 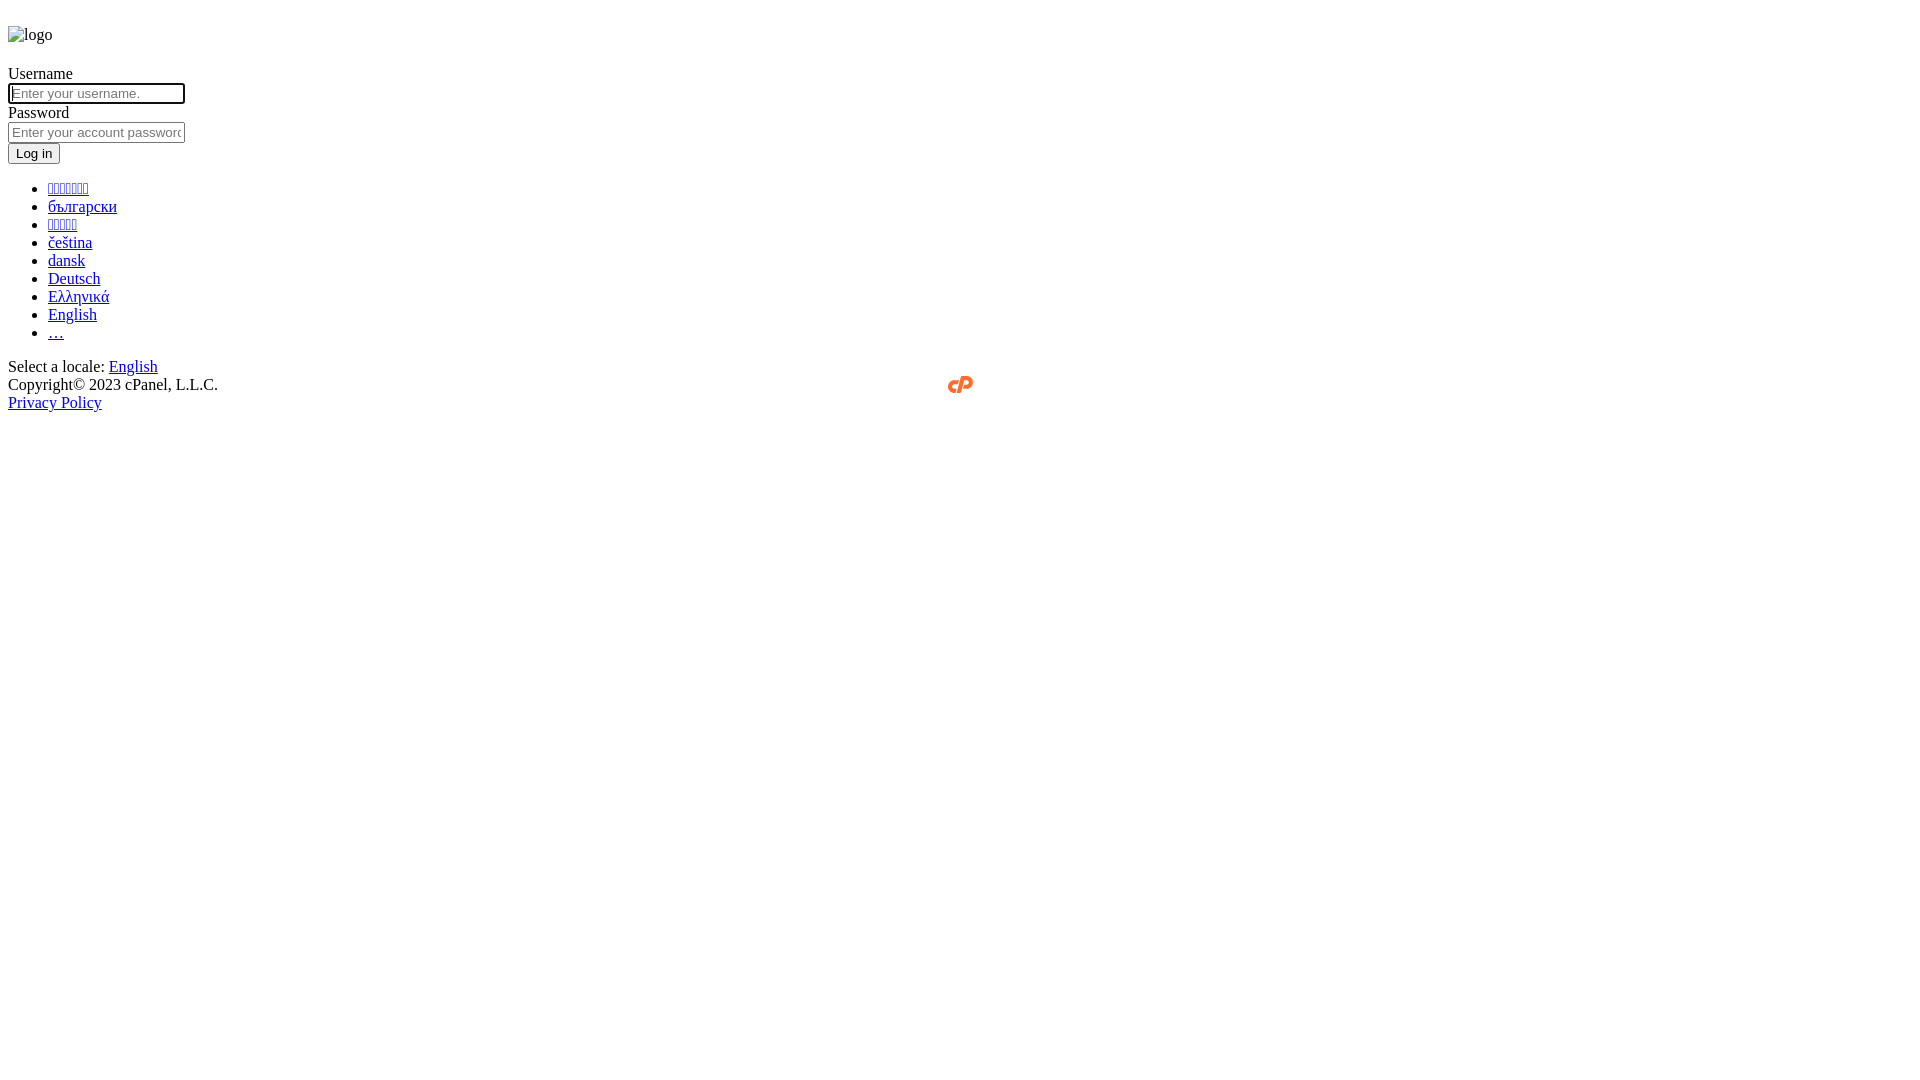 I want to click on 'Privacy Policy', so click(x=54, y=402).